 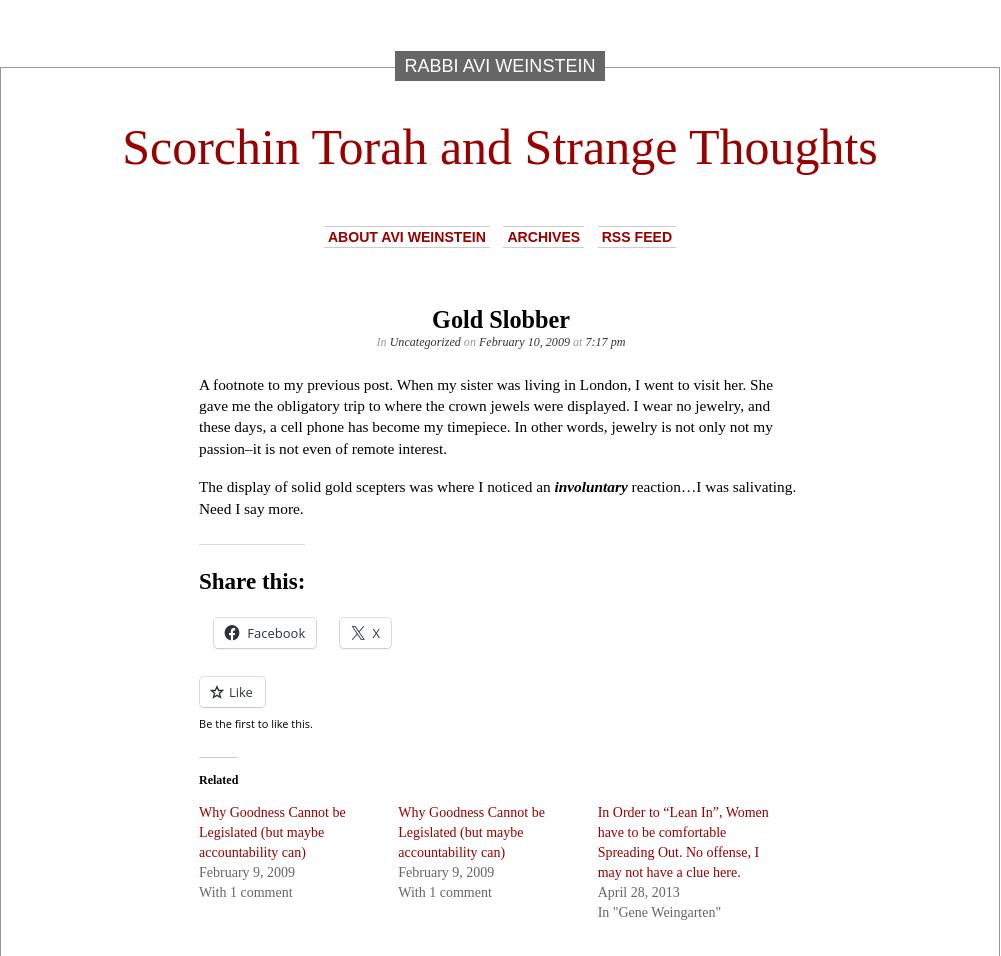 I want to click on 'Facebook', so click(x=274, y=632).